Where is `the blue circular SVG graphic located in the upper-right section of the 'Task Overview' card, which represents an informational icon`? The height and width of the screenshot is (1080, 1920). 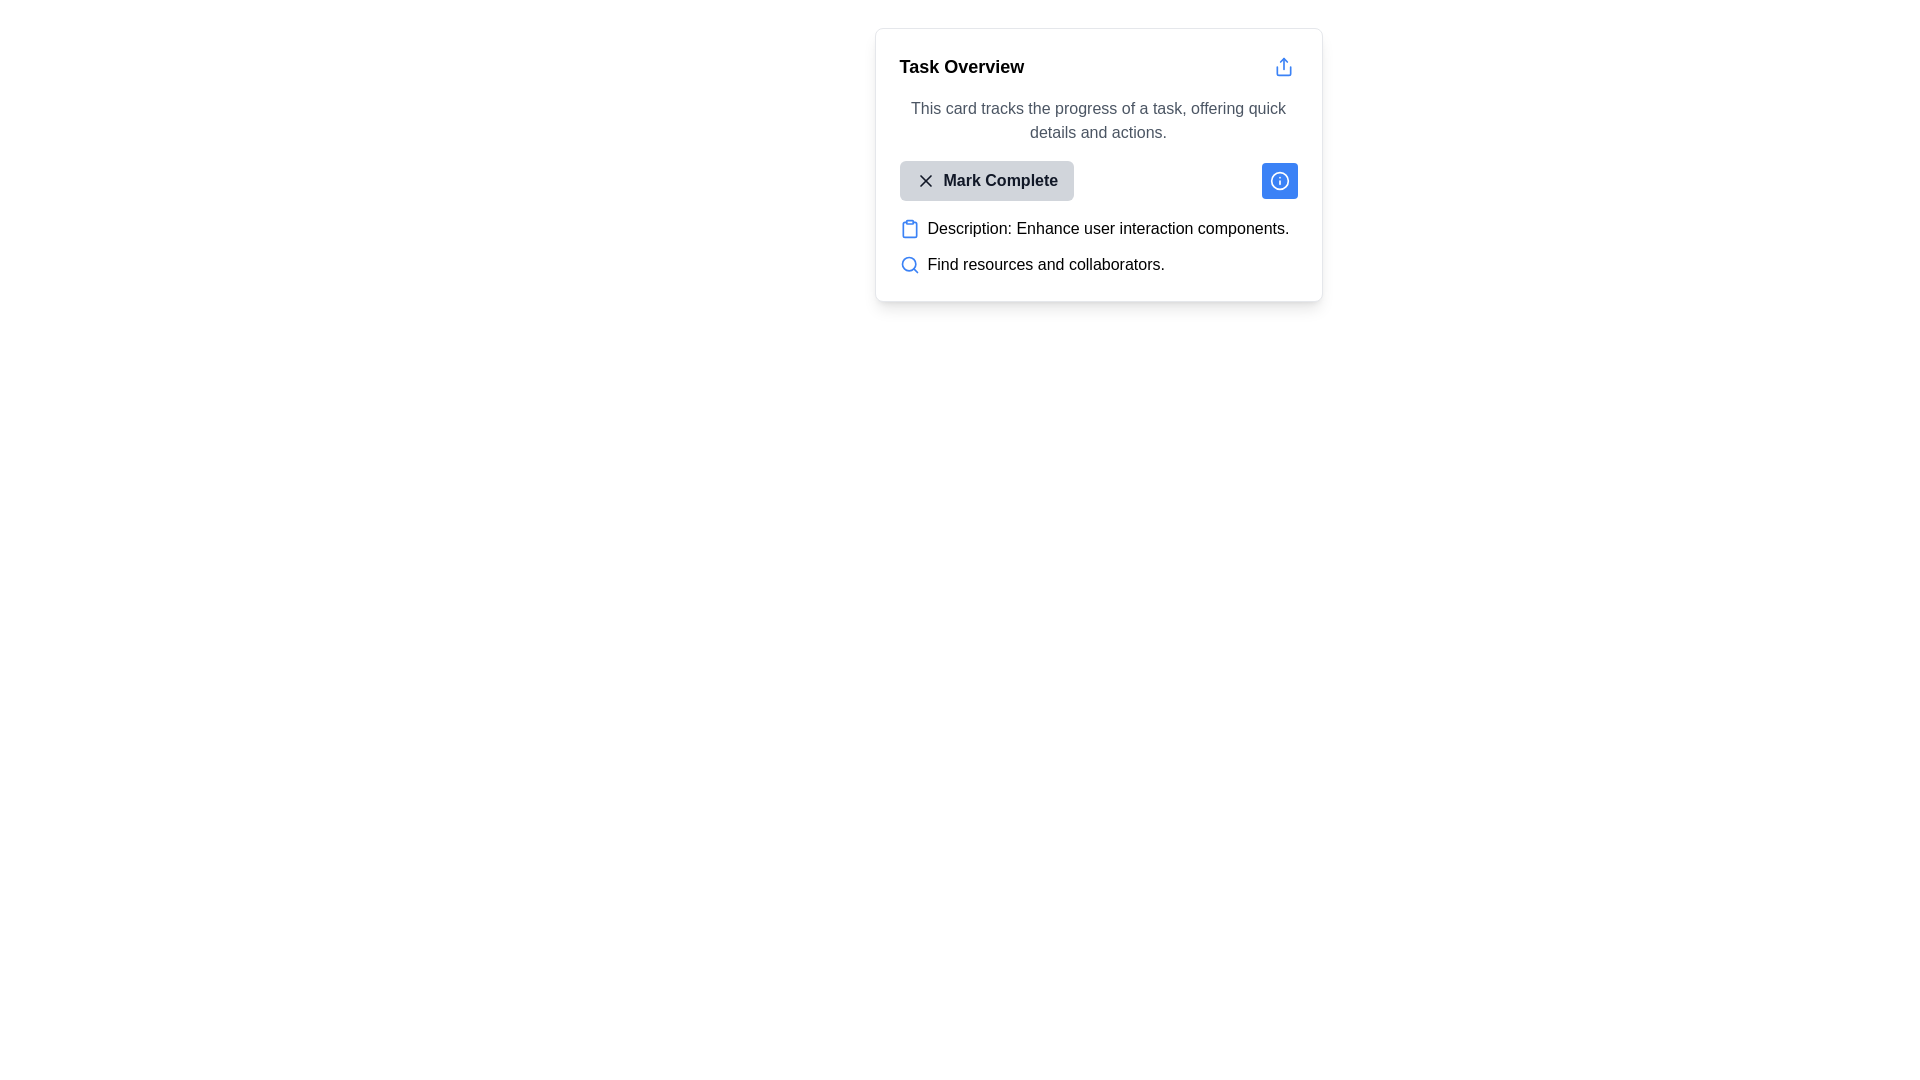 the blue circular SVG graphic located in the upper-right section of the 'Task Overview' card, which represents an informational icon is located at coordinates (1278, 181).